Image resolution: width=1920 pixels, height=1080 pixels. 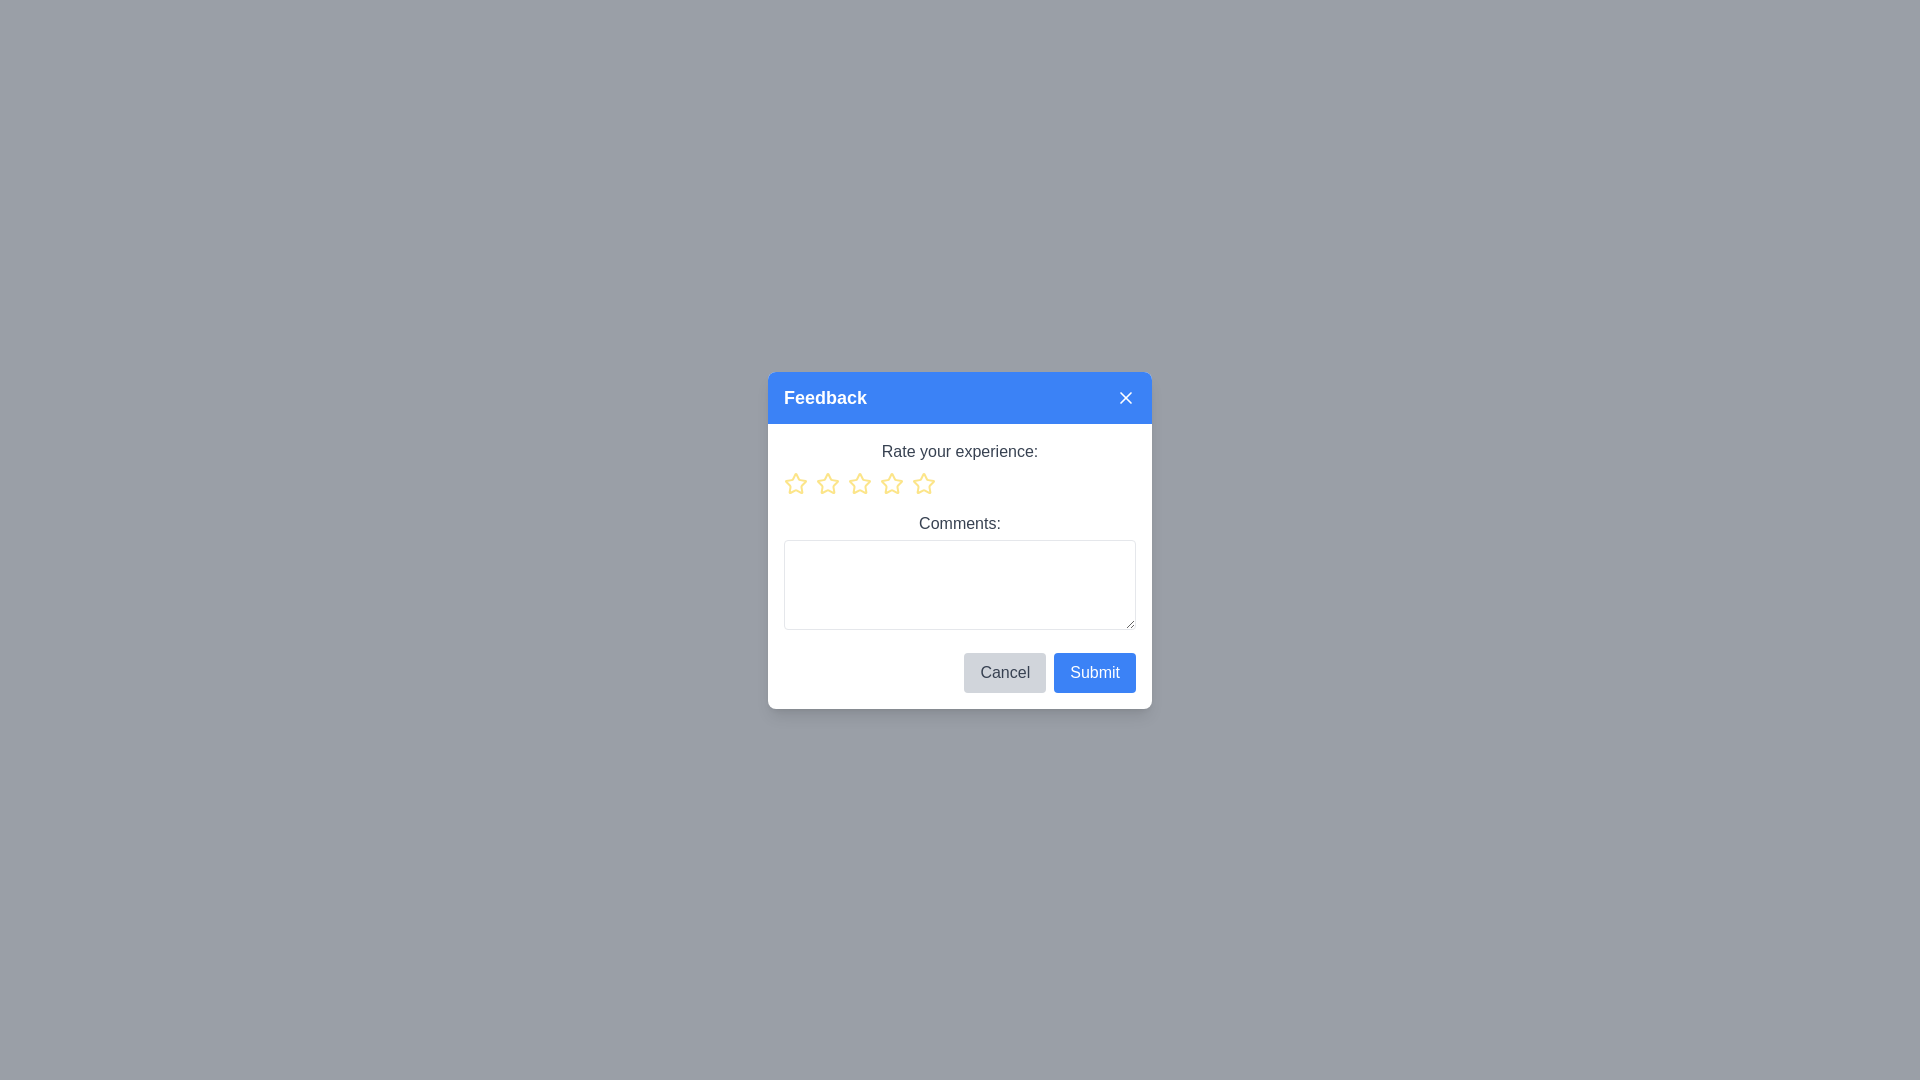 What do you see at coordinates (923, 483) in the screenshot?
I see `the fourth star icon in the rating system` at bounding box center [923, 483].